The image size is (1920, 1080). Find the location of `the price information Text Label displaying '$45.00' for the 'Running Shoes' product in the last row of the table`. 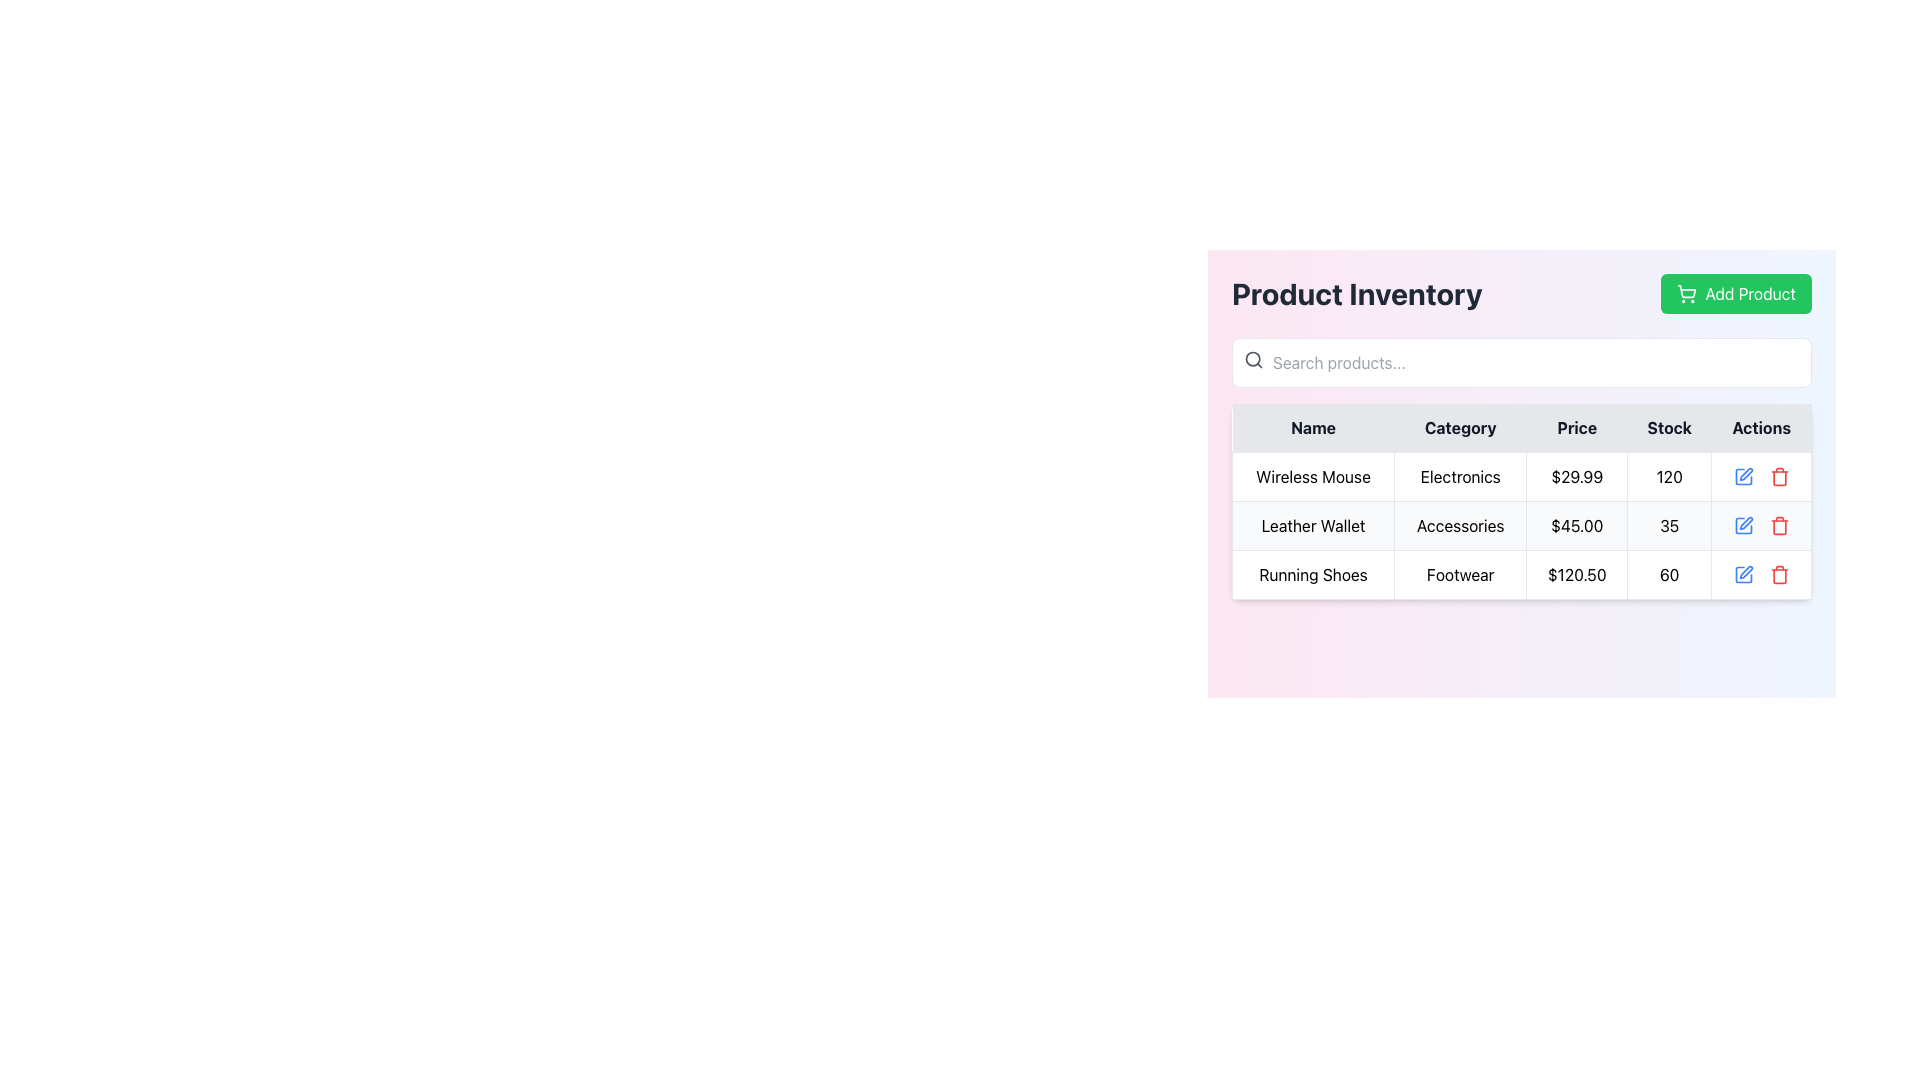

the price information Text Label displaying '$45.00' for the 'Running Shoes' product in the last row of the table is located at coordinates (1576, 574).